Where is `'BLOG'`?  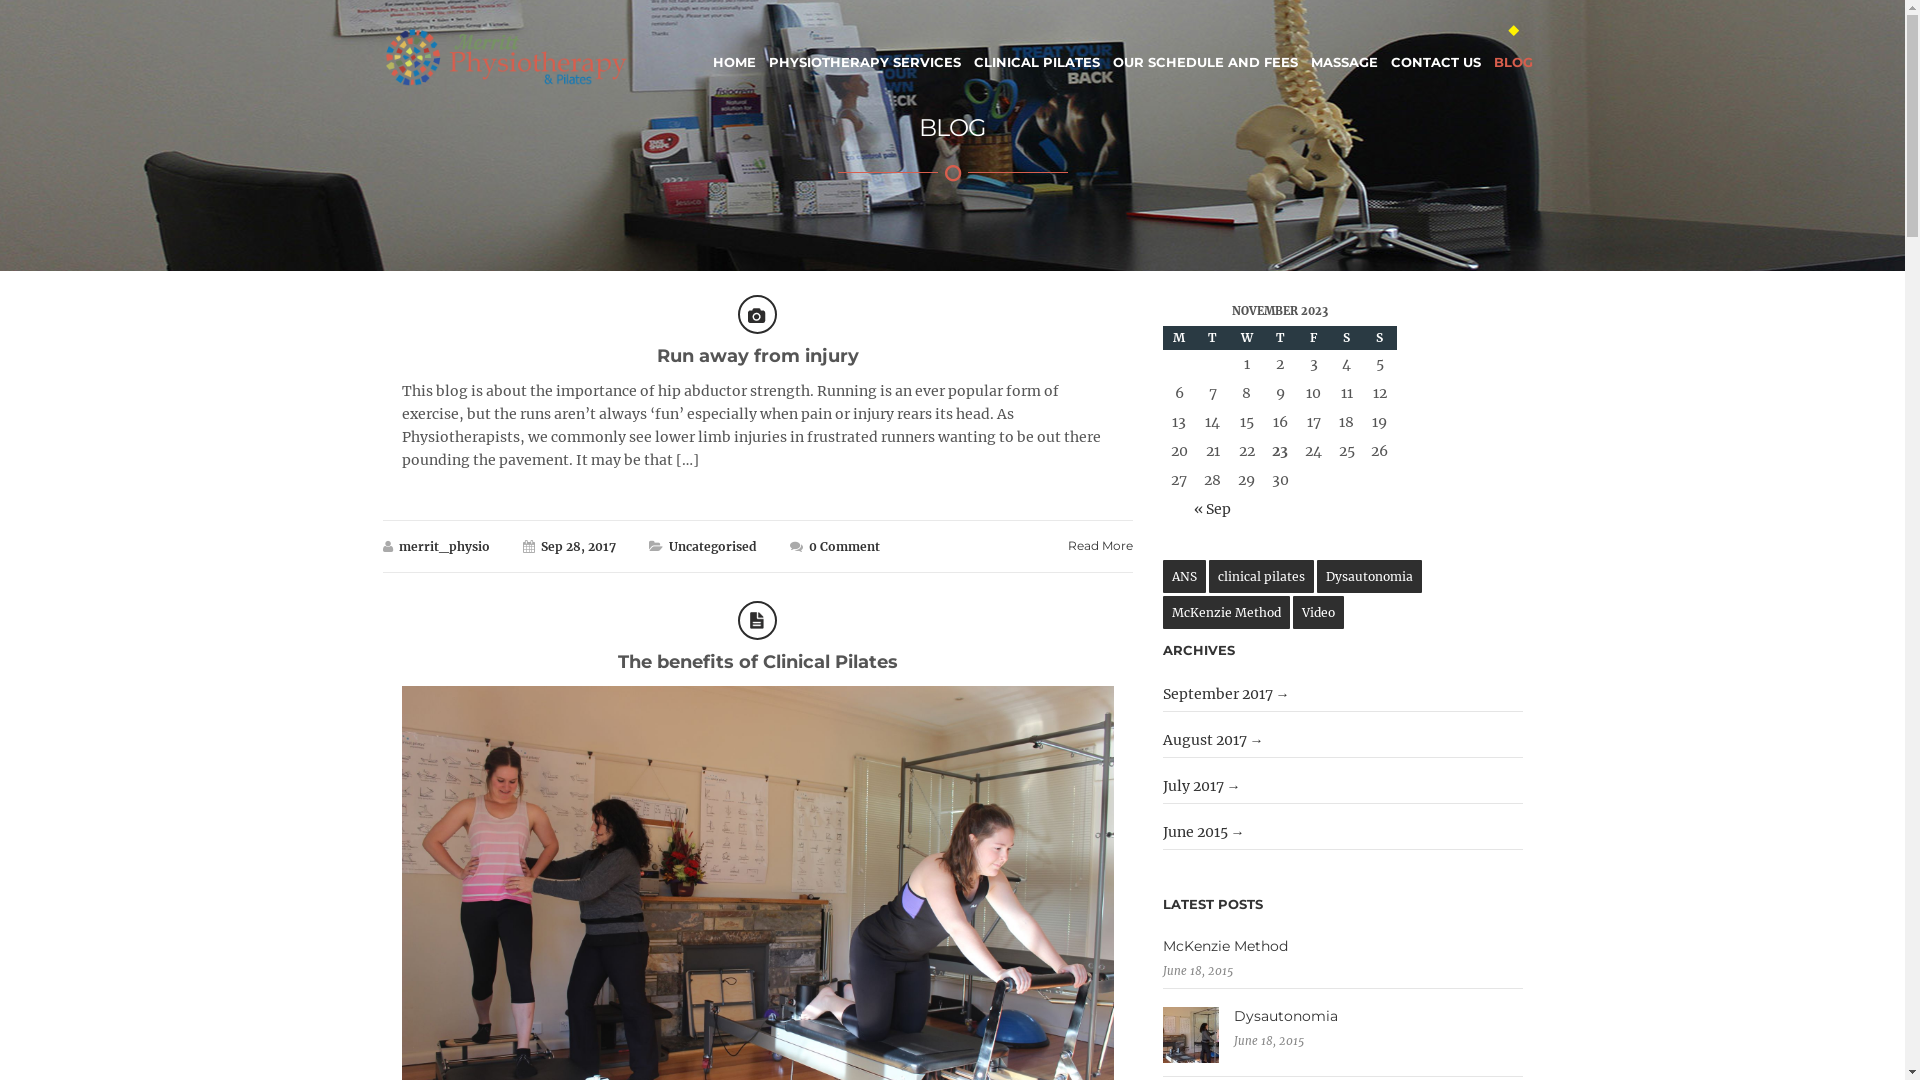 'BLOG' is located at coordinates (1513, 49).